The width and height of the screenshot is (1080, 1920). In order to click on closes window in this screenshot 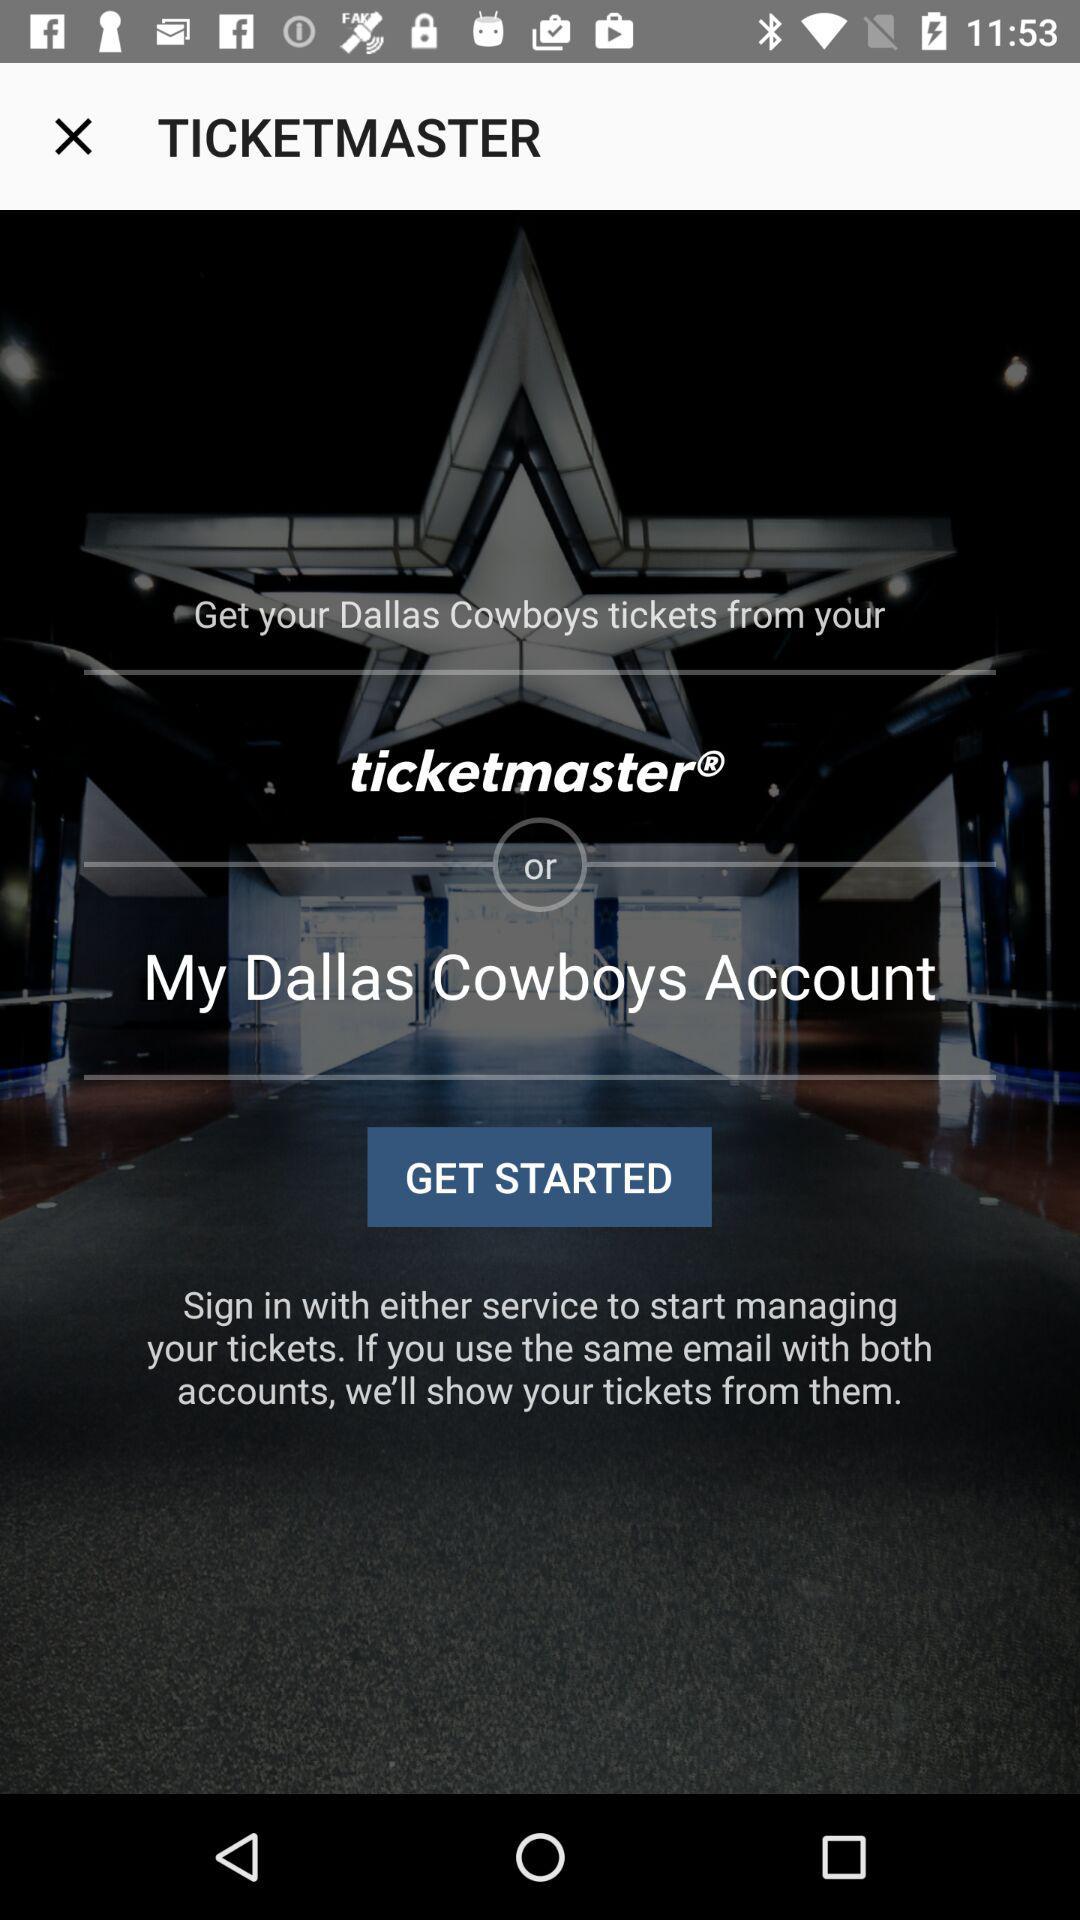, I will do `click(72, 135)`.